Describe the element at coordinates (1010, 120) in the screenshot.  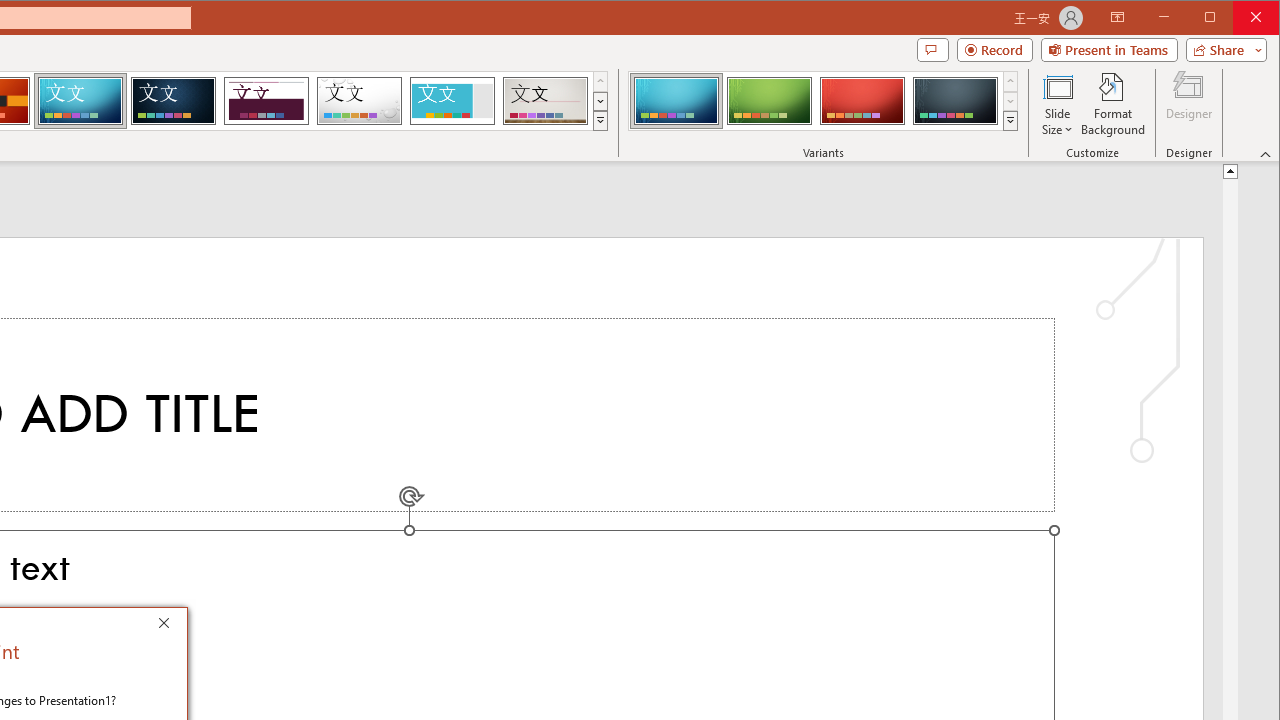
I see `'Variants'` at that location.